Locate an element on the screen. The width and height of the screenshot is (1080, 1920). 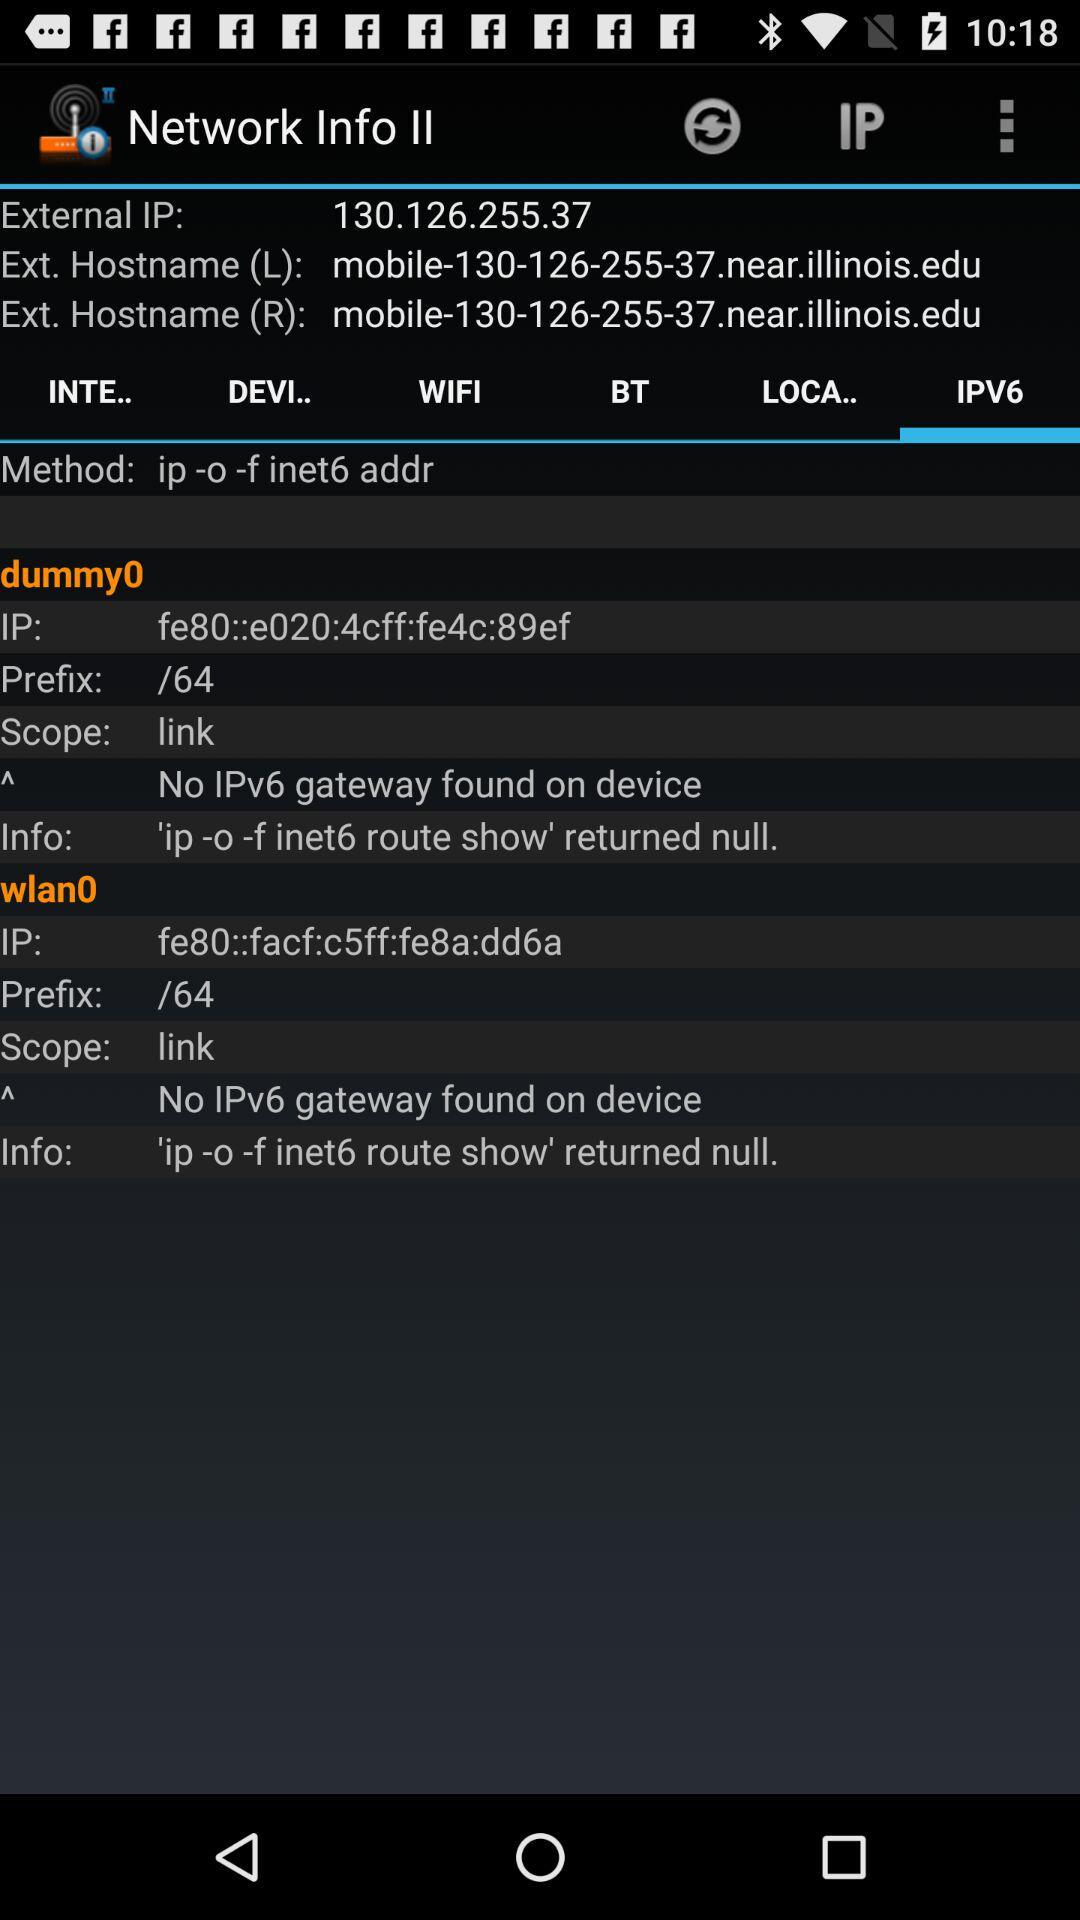
item next to wifi is located at coordinates (628, 390).